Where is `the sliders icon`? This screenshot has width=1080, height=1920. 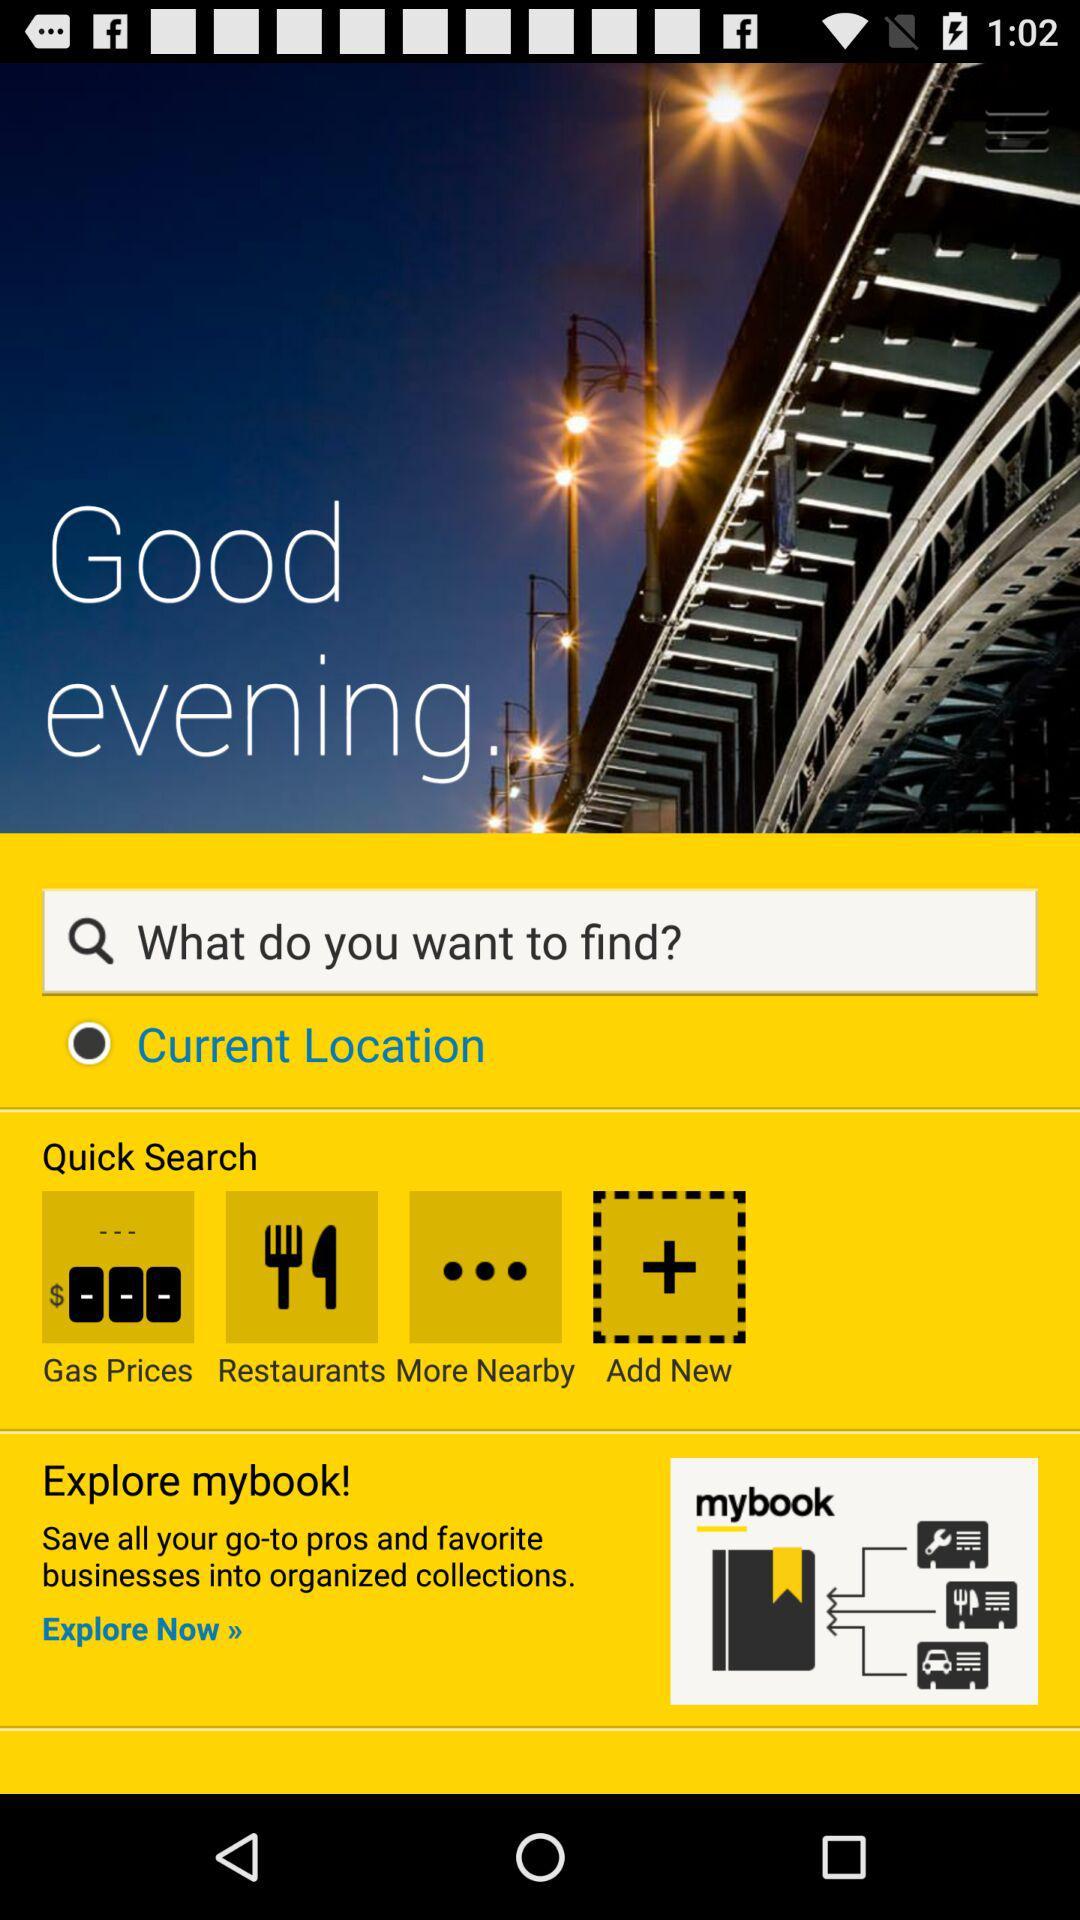 the sliders icon is located at coordinates (301, 1384).